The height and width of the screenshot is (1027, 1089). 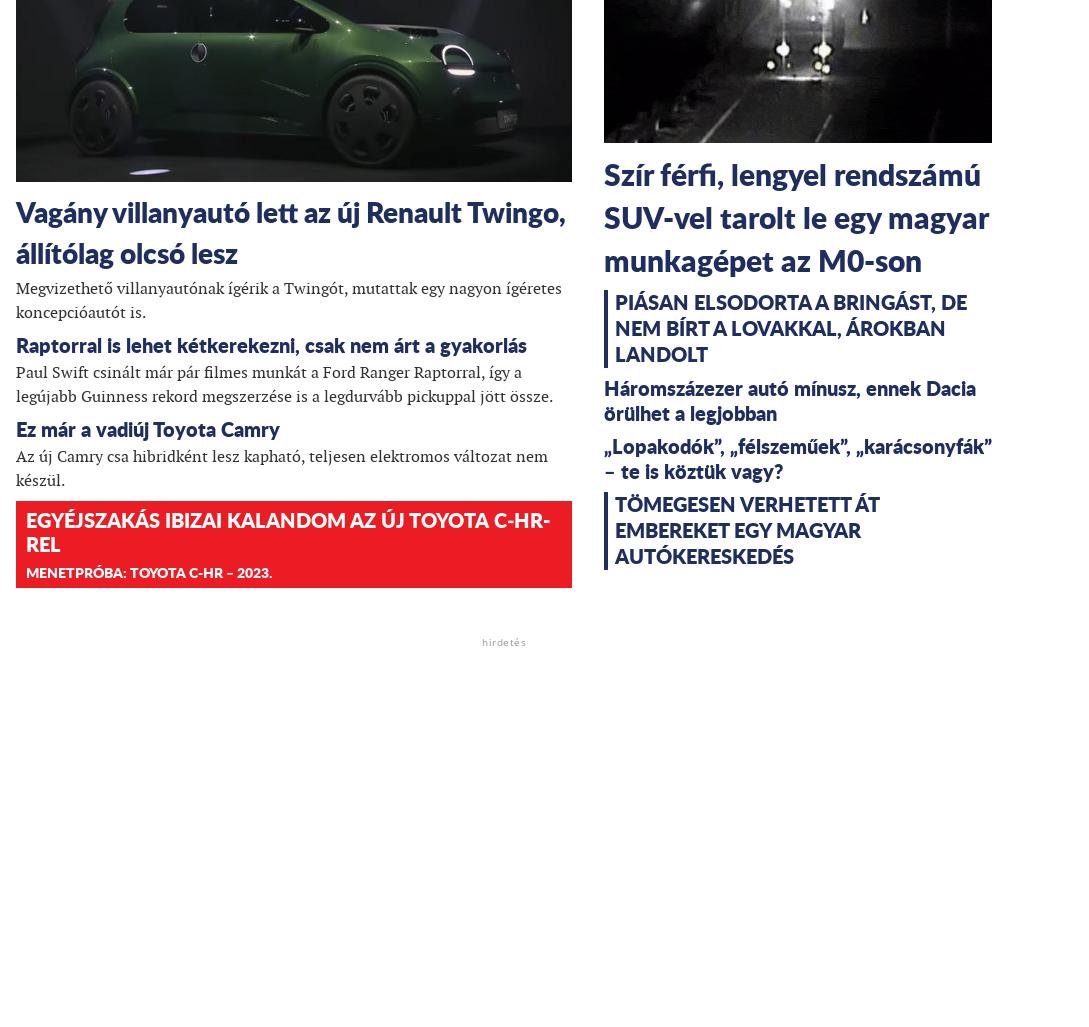 I want to click on '„Lopakodók”, „félszeműek”, „karácsonyfák” – te is köztük vagy?', so click(x=798, y=458).